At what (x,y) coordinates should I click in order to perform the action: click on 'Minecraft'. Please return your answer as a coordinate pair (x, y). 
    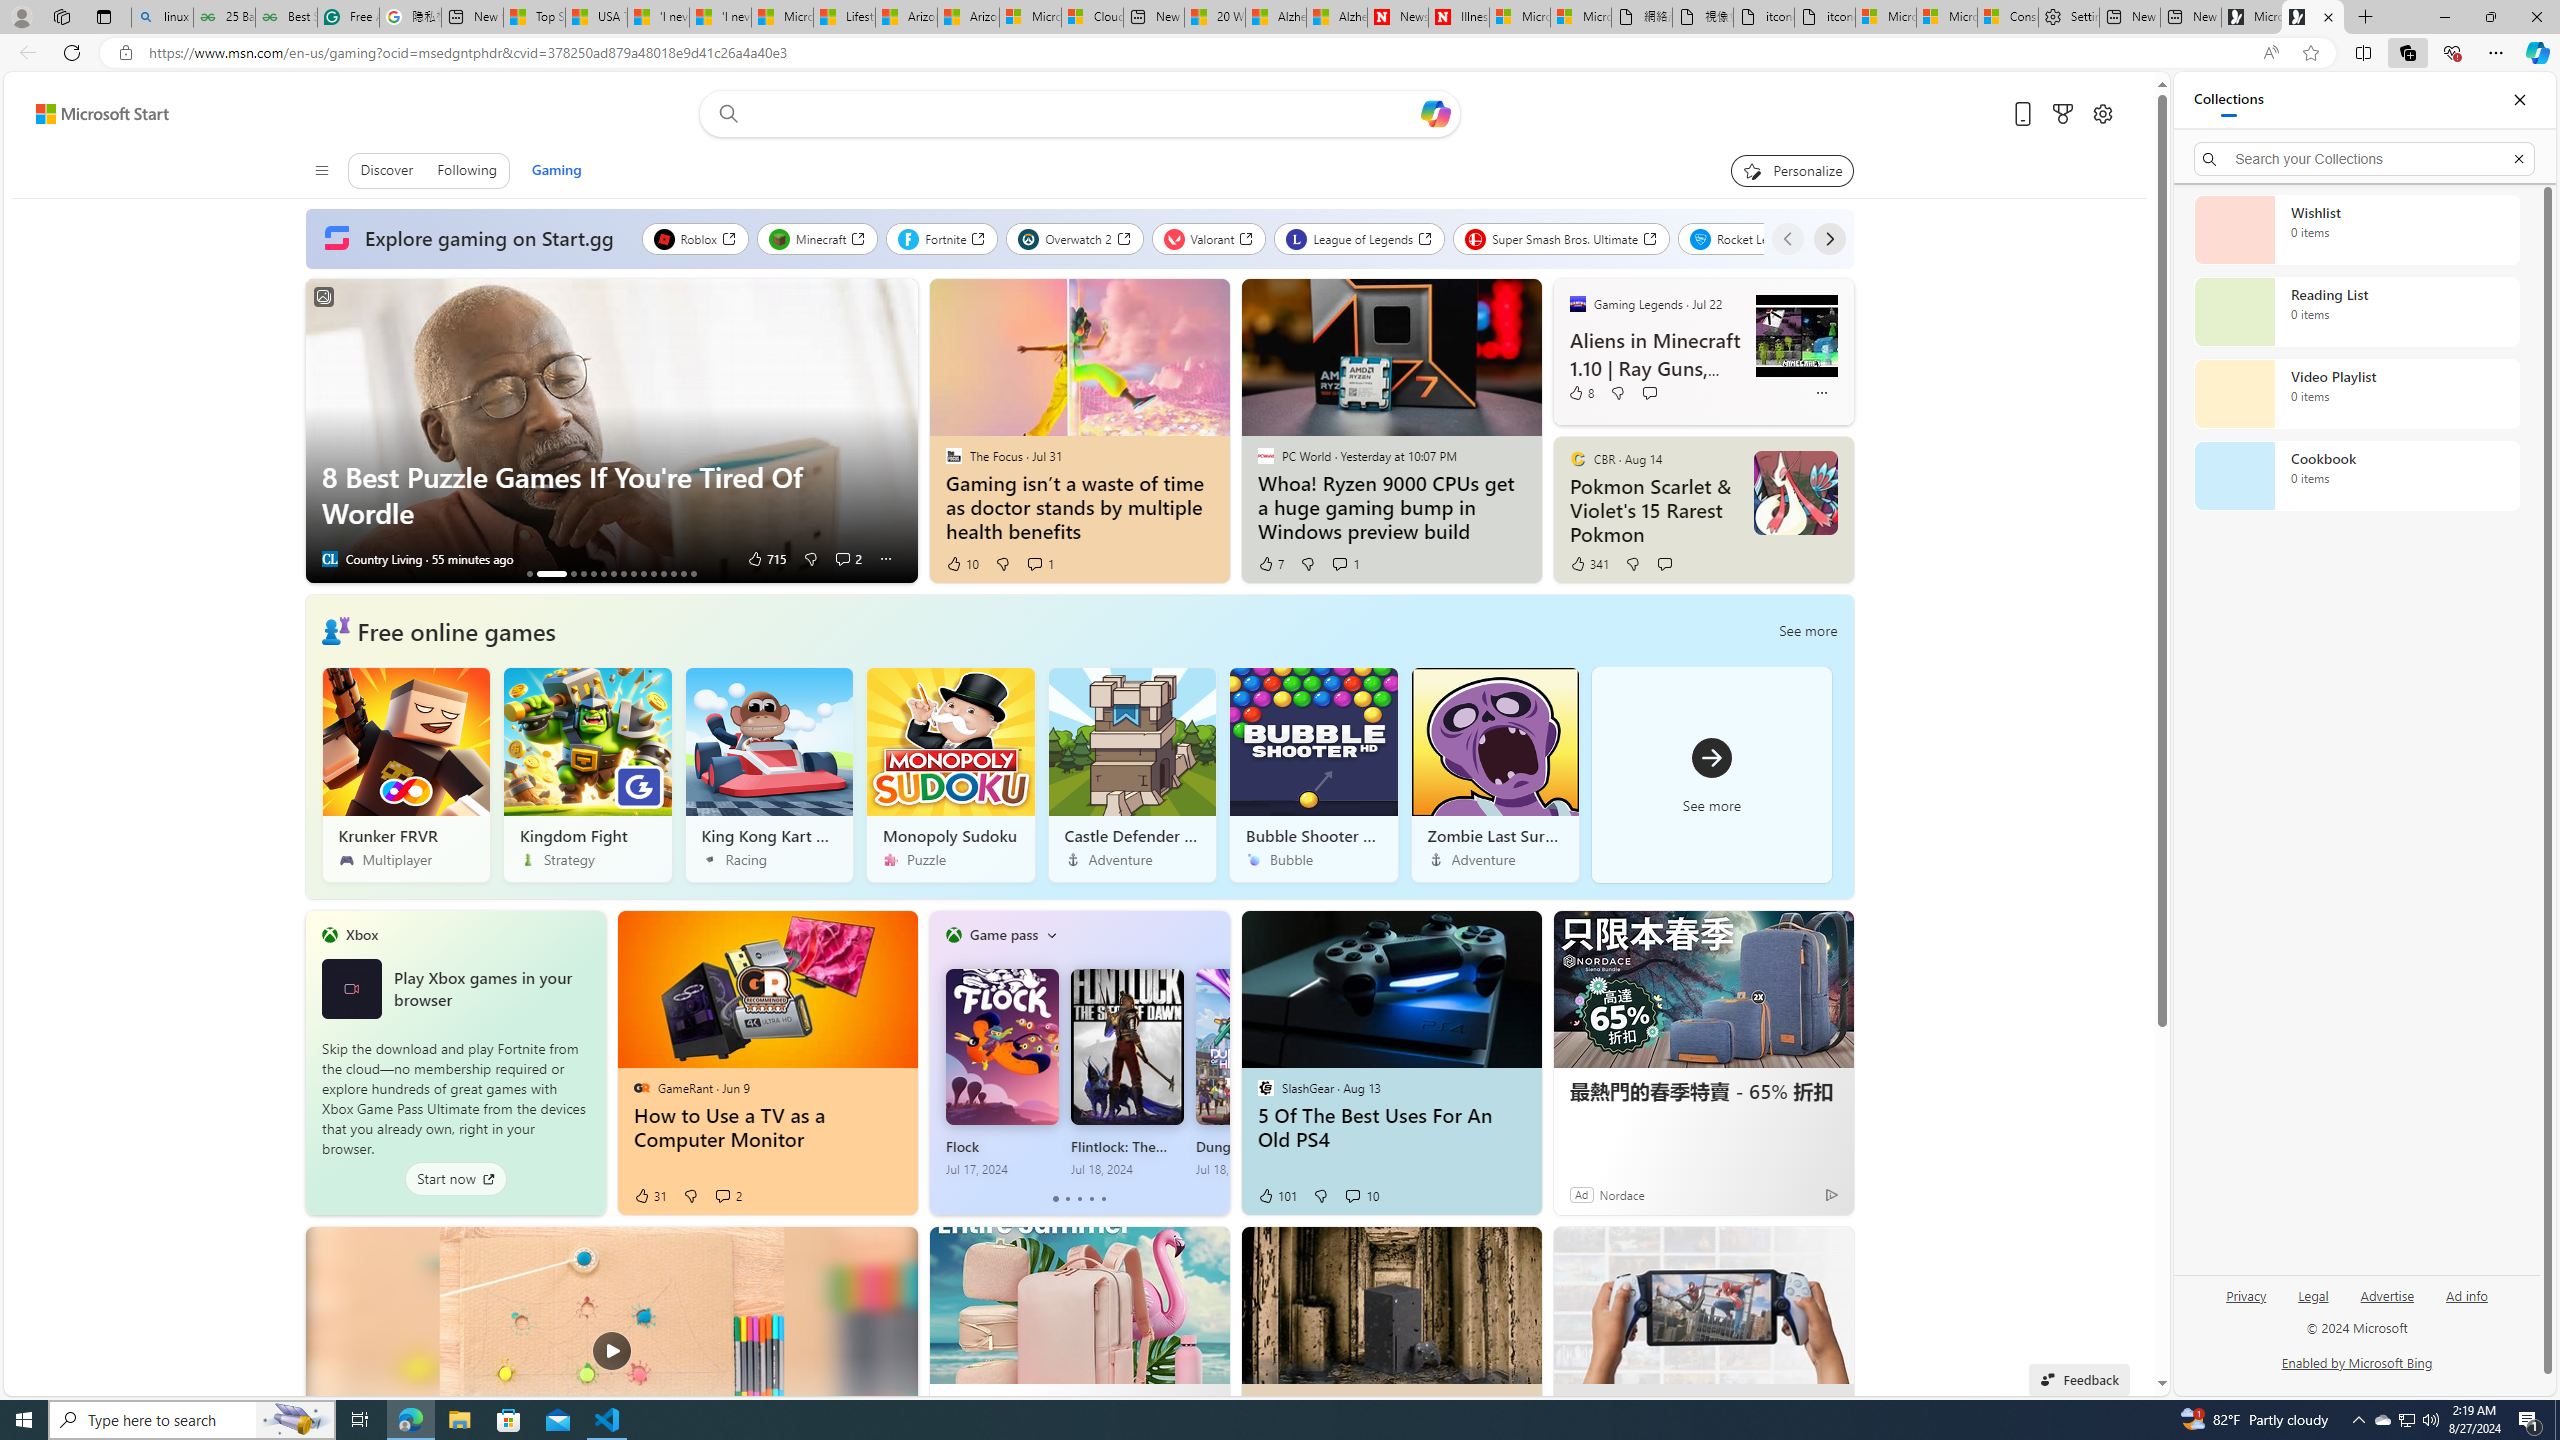
    Looking at the image, I should click on (816, 238).